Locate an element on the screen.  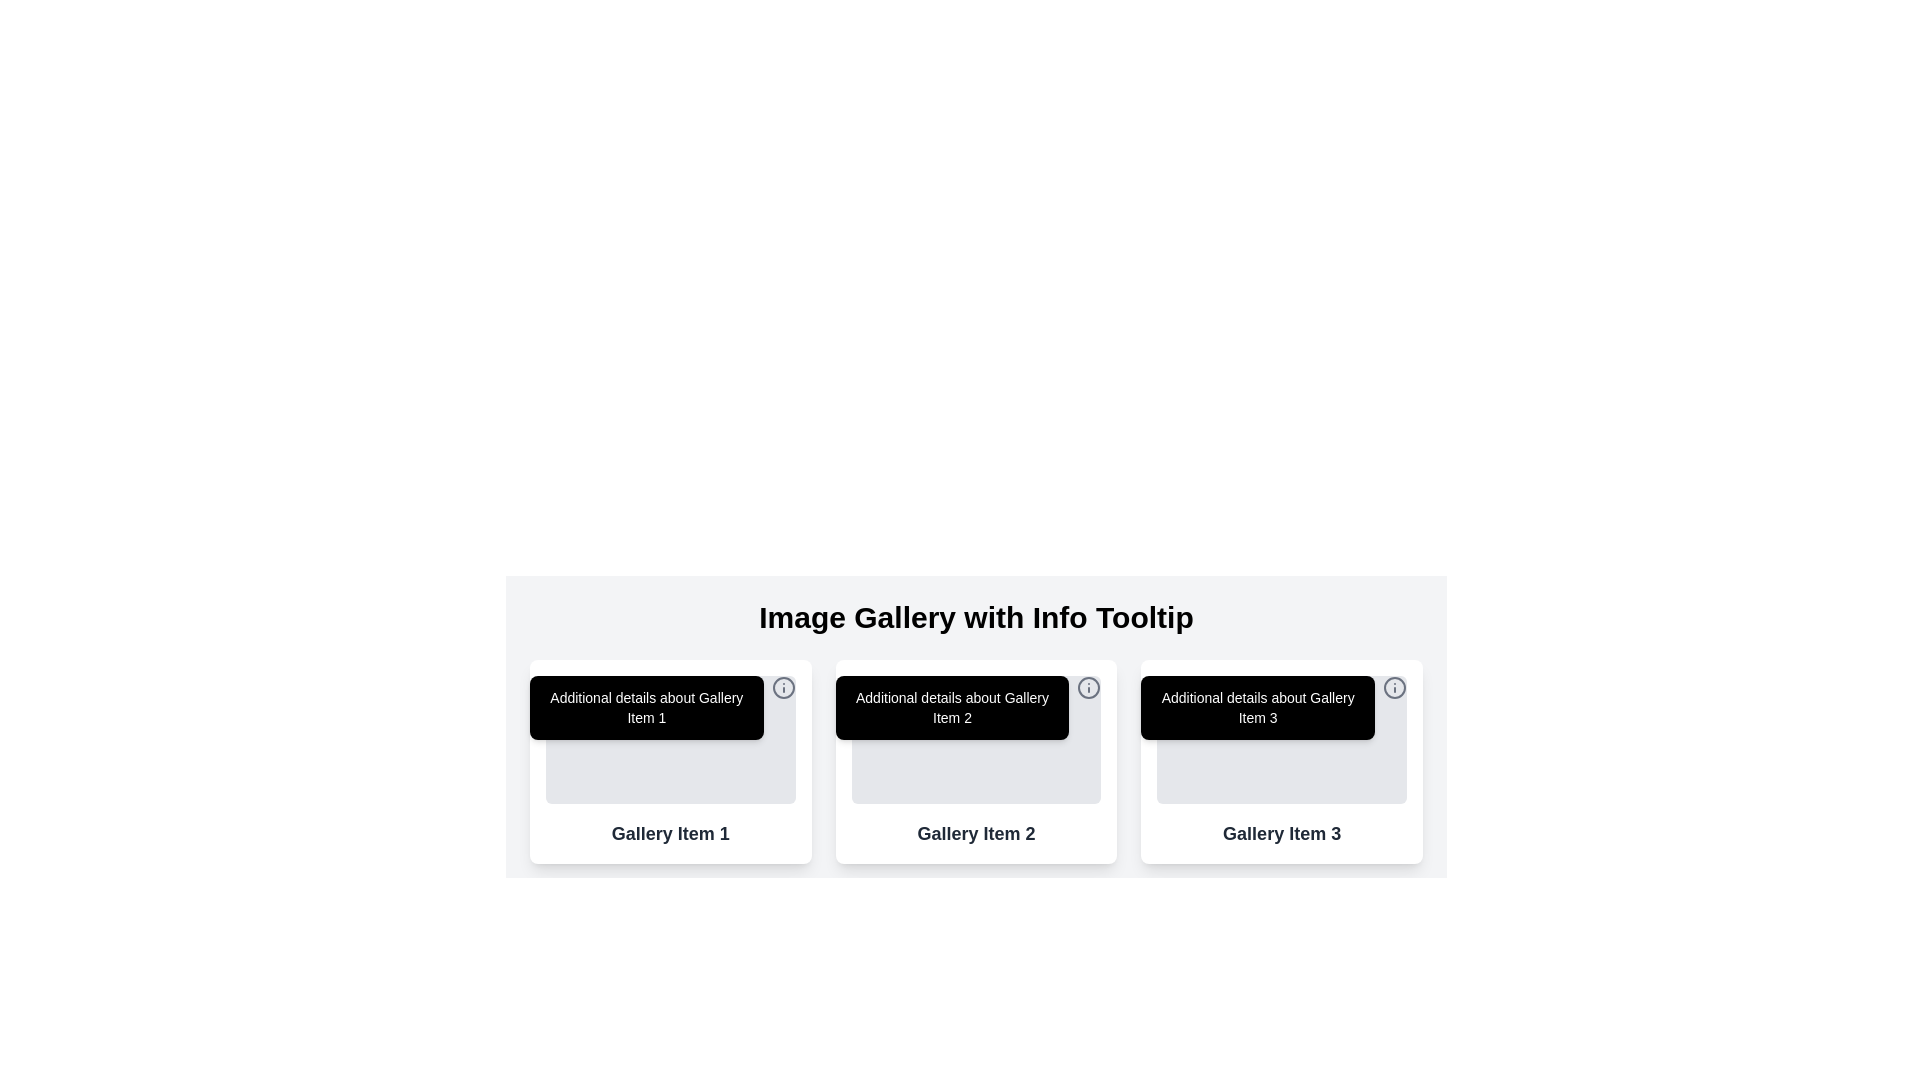
the info indicator icon located at the top-right corner of 'Gallery Item 3' is located at coordinates (1394, 686).